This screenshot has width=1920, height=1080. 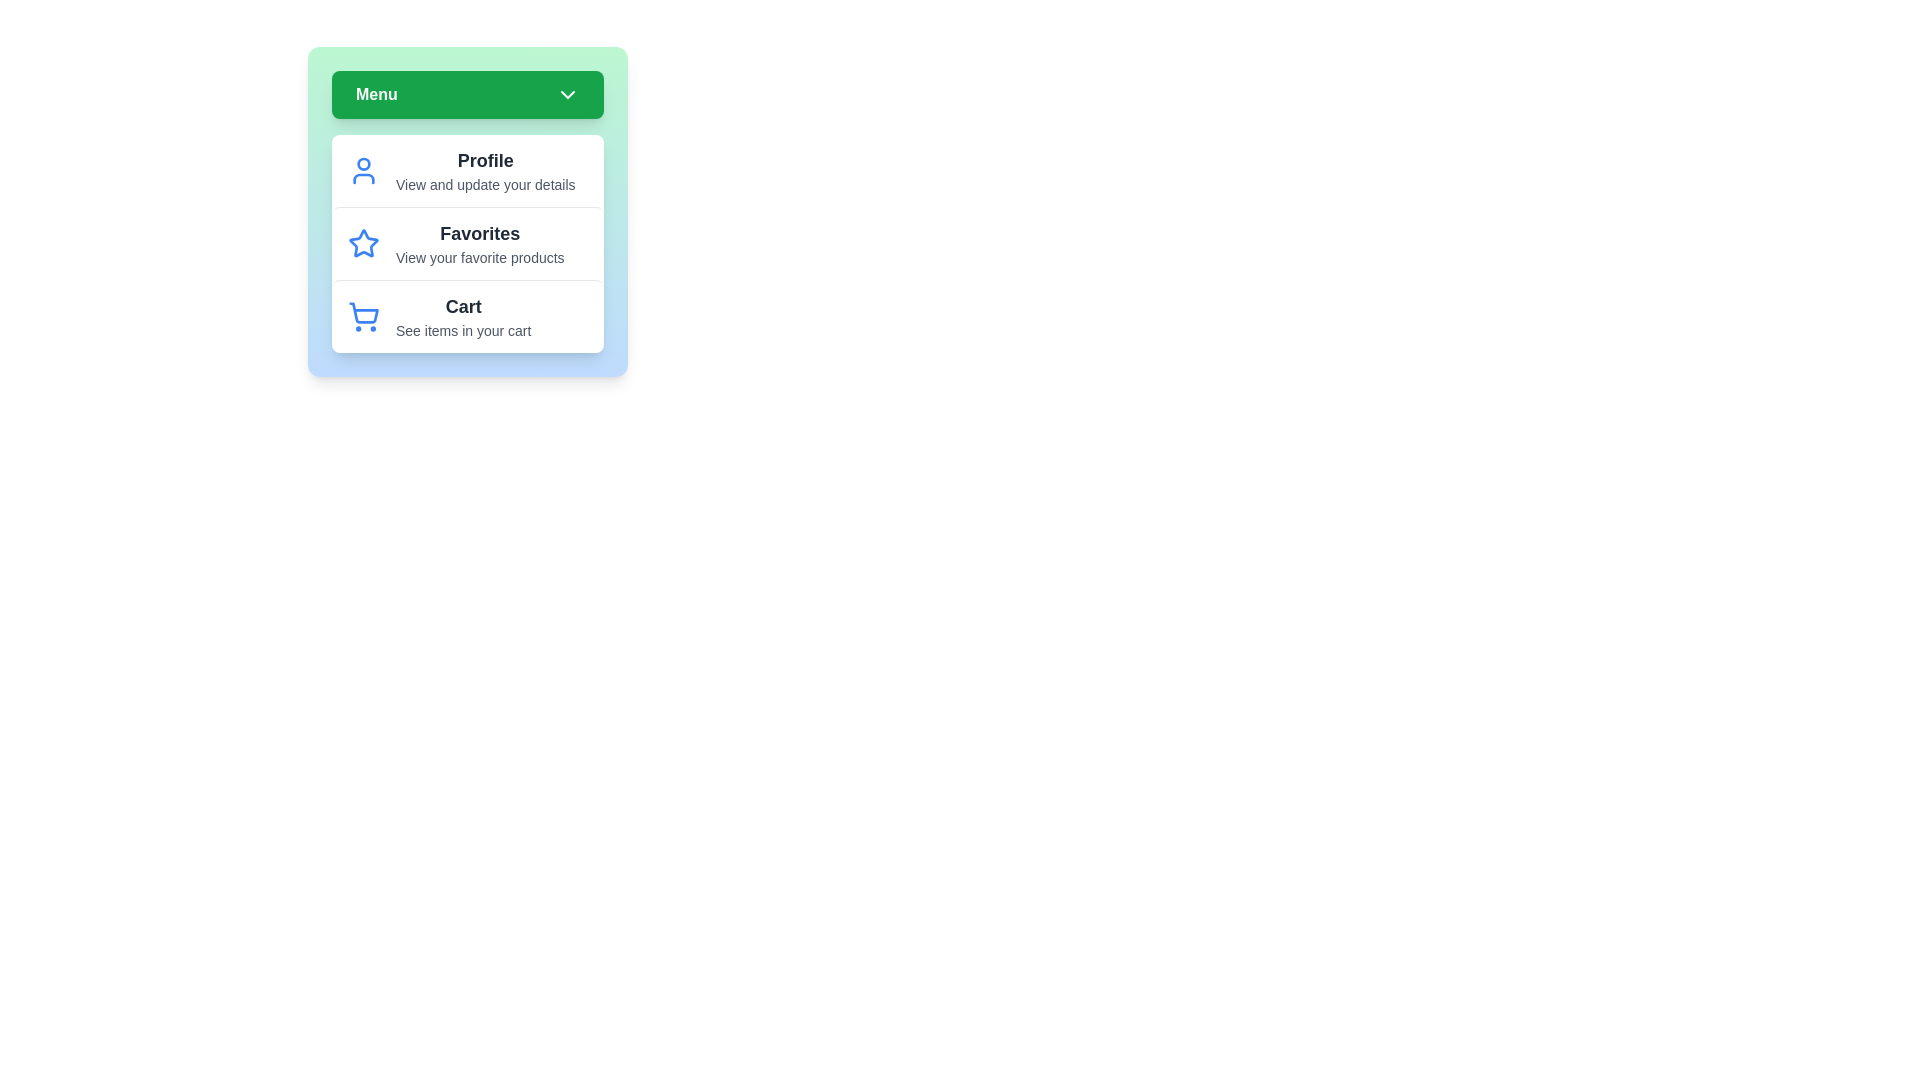 What do you see at coordinates (466, 315) in the screenshot?
I see `the 'Cart' option in the menu` at bounding box center [466, 315].